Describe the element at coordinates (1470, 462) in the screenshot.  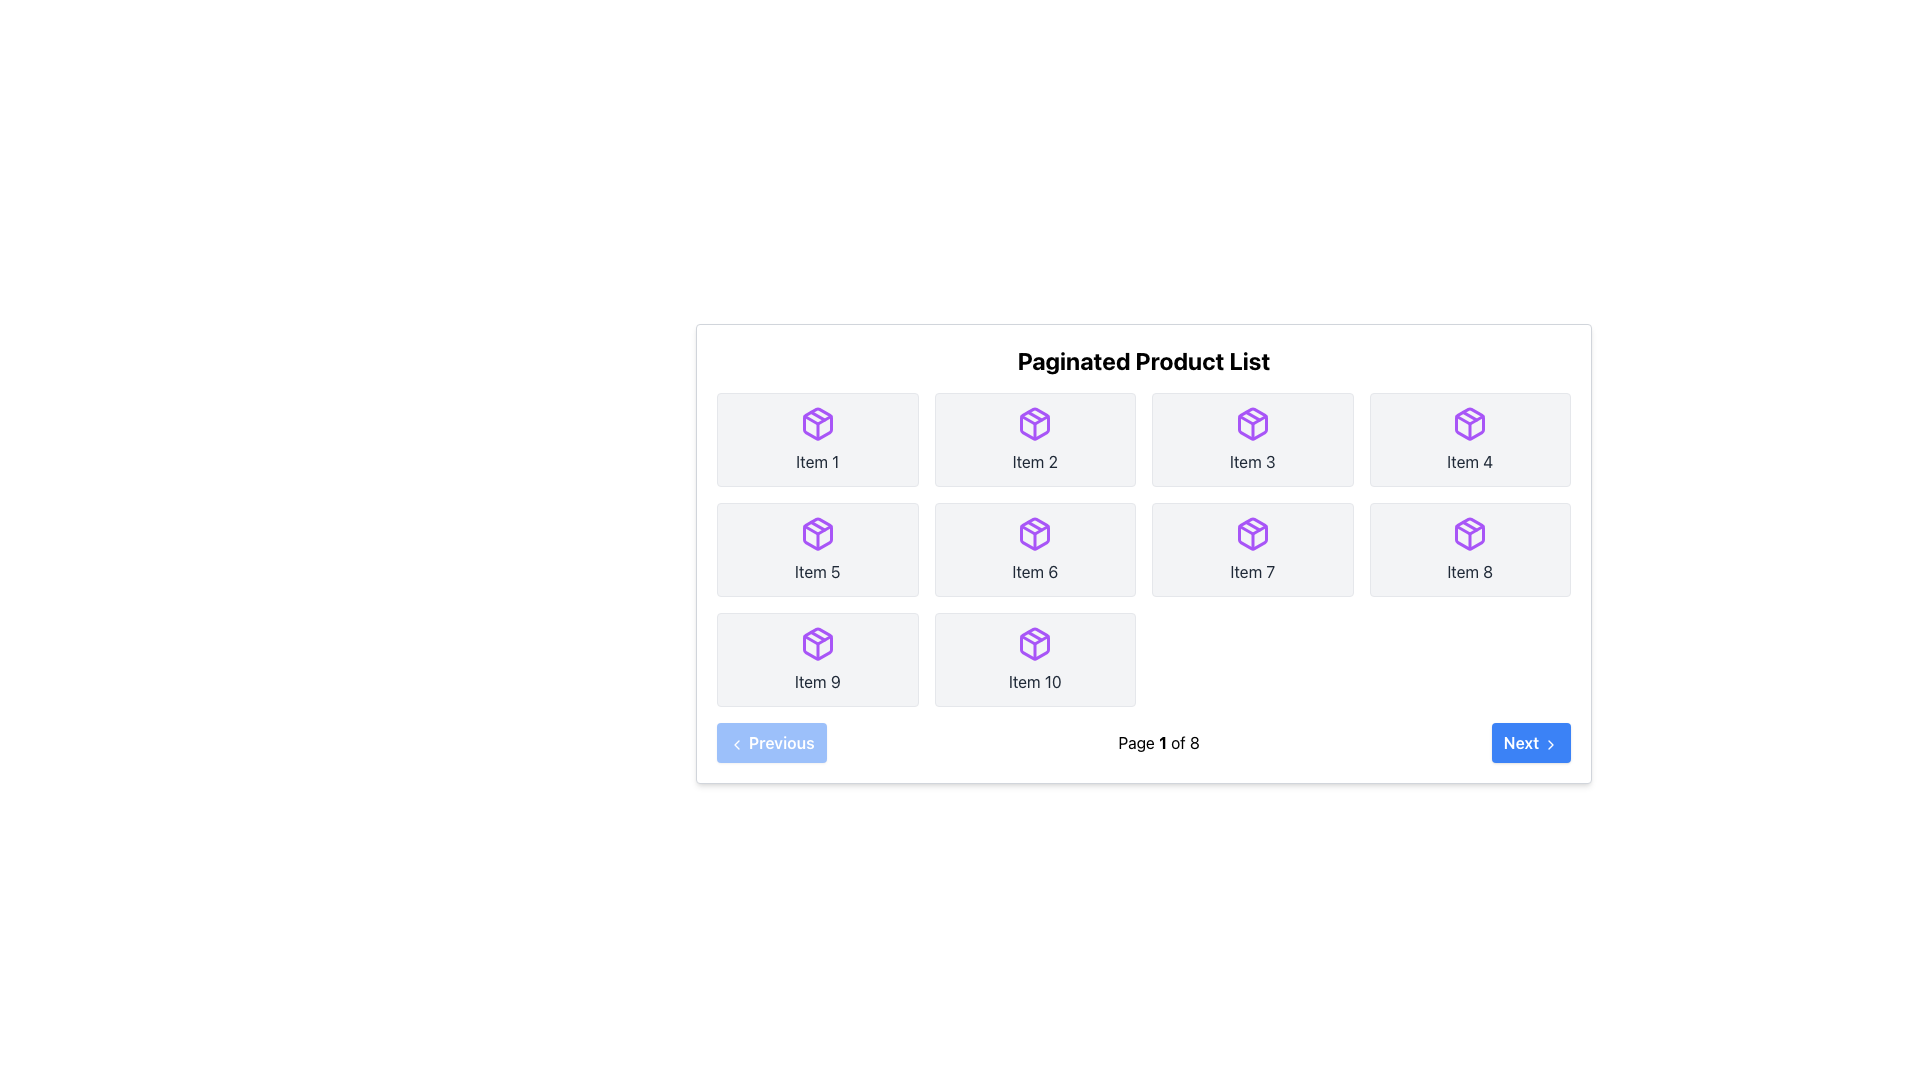
I see `the text label displaying 'Item 4' which is located in the fourth tile of the grid layout, within a rectangular card with rounded corners and a light gray background` at that location.